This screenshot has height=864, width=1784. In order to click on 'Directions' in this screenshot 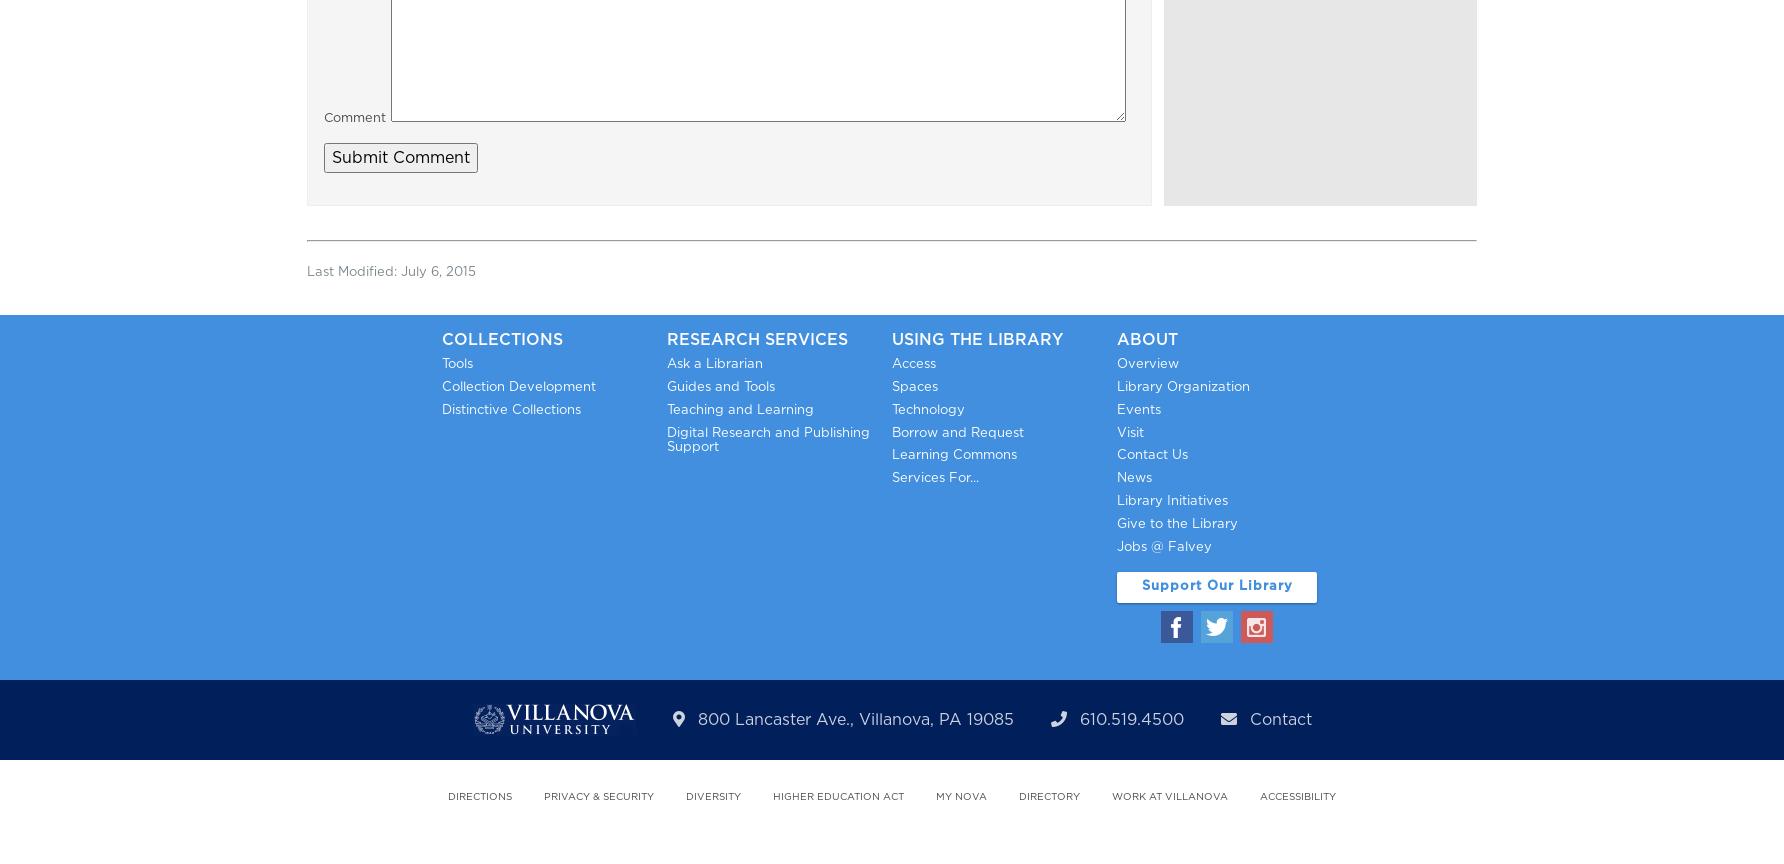, I will do `click(480, 796)`.